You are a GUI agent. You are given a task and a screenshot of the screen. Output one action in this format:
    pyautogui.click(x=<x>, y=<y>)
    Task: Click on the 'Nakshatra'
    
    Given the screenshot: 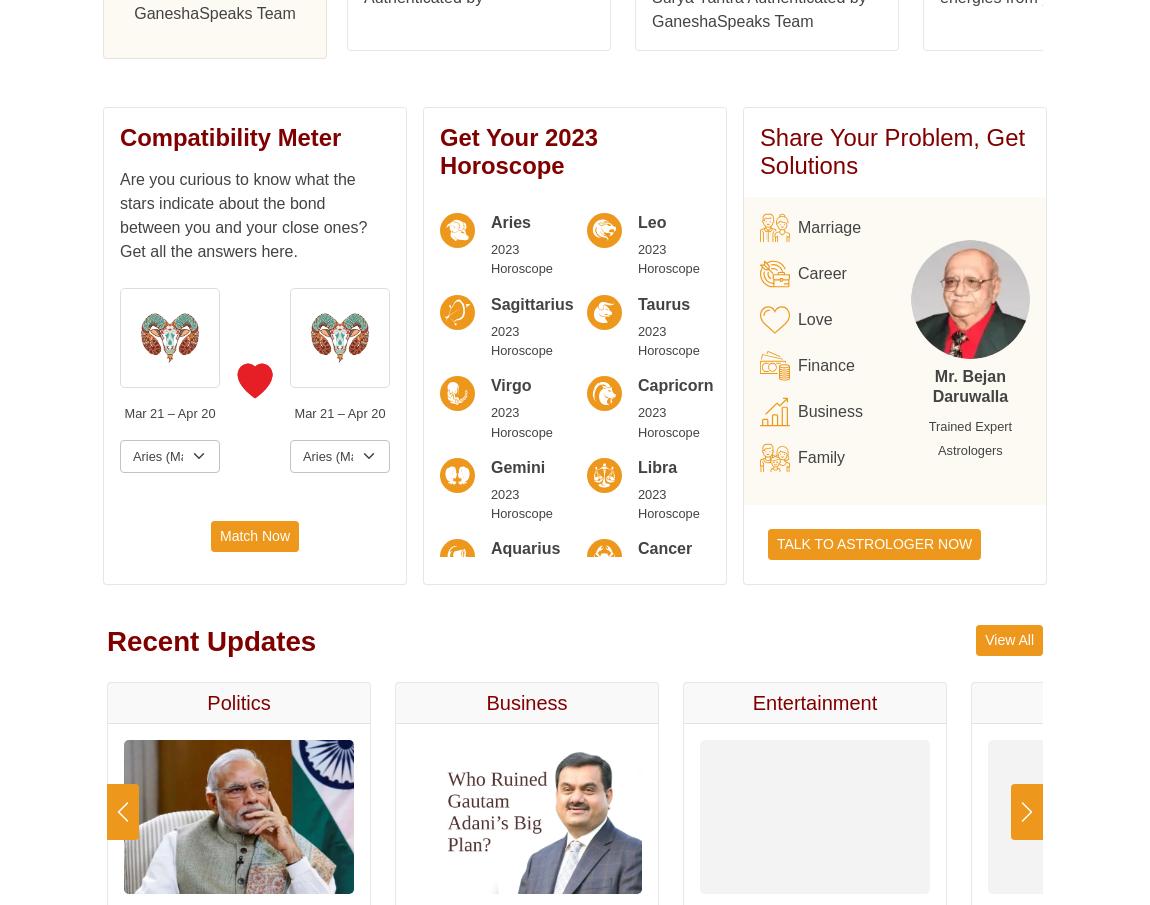 What is the action you would take?
    pyautogui.click(x=264, y=57)
    